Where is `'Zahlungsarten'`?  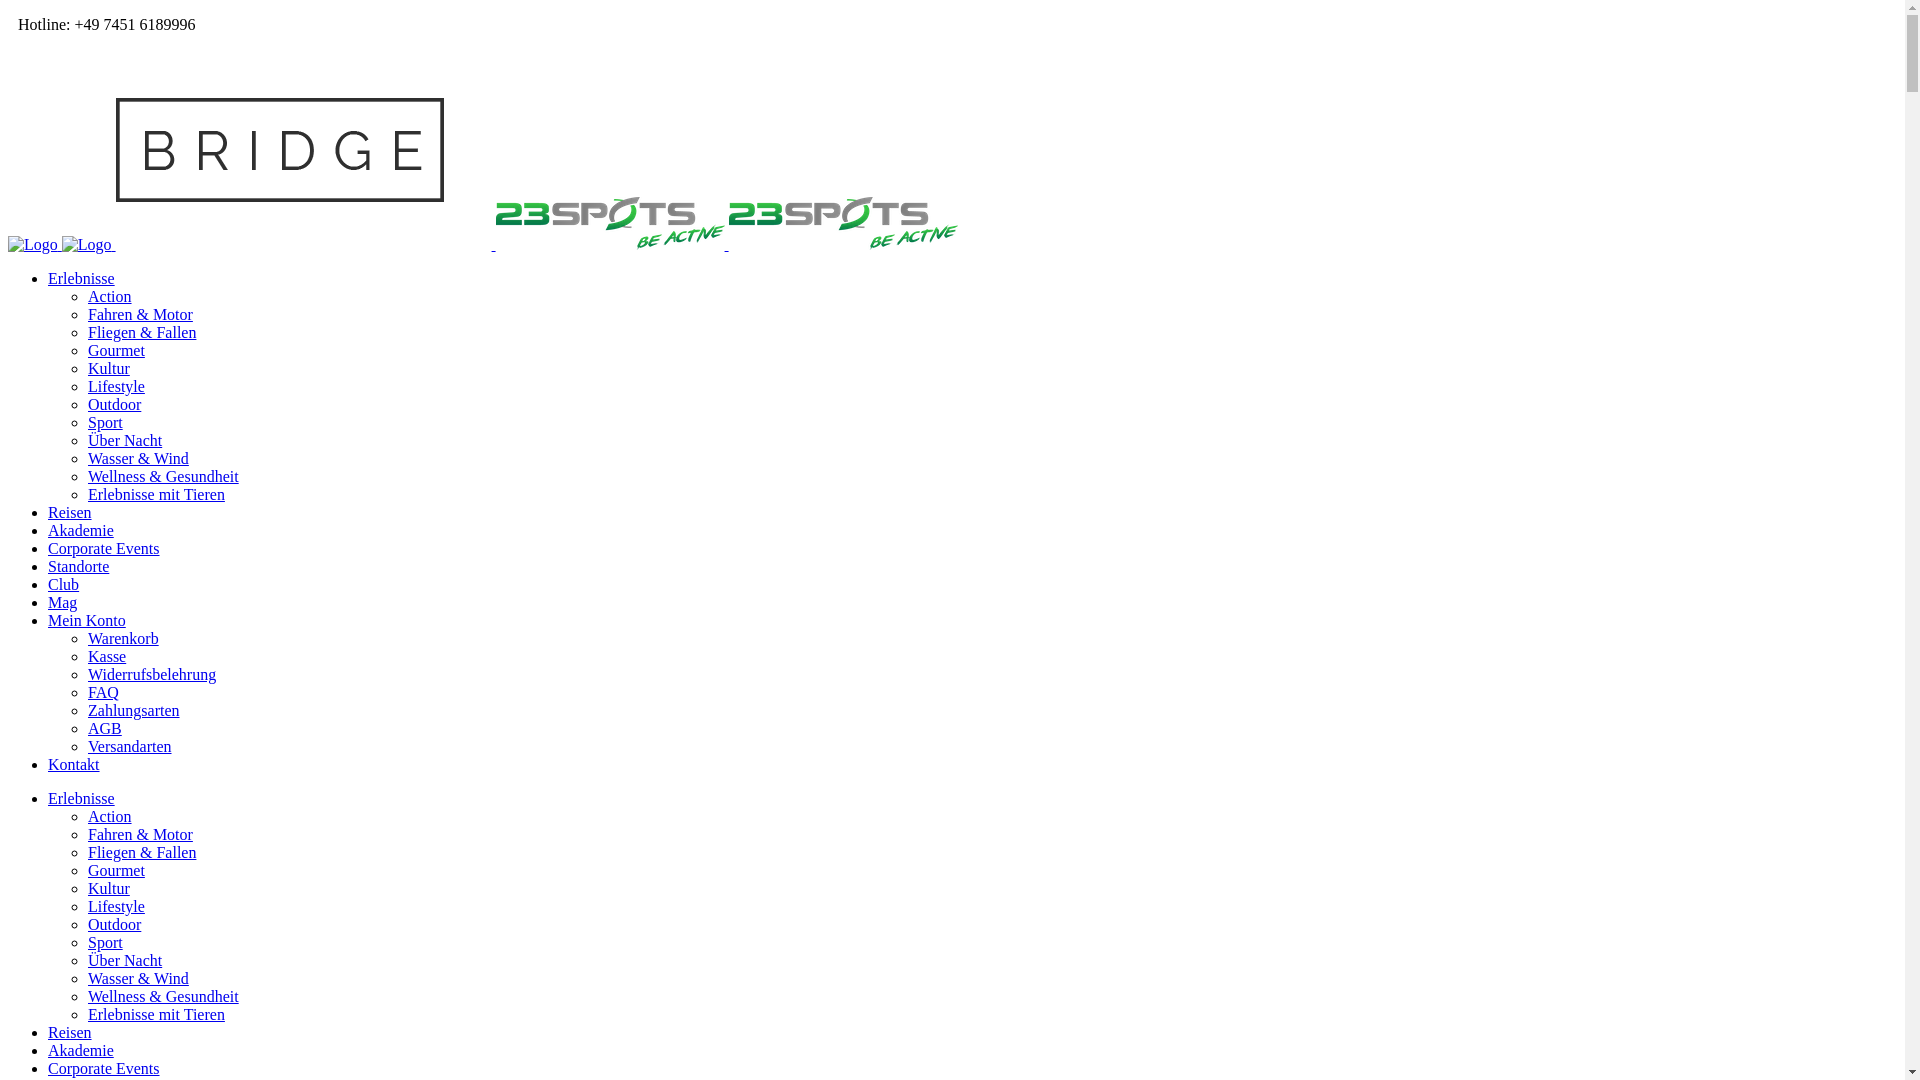 'Zahlungsarten' is located at coordinates (133, 709).